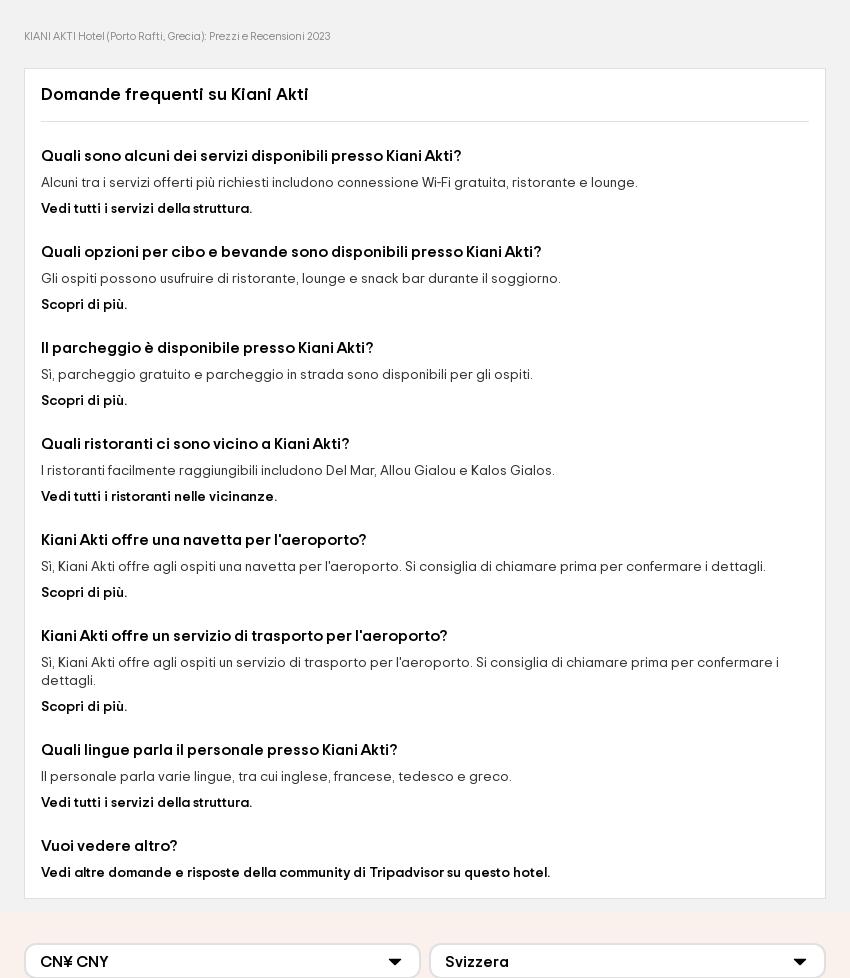  Describe the element at coordinates (477, 959) in the screenshot. I see `'Svizzera'` at that location.